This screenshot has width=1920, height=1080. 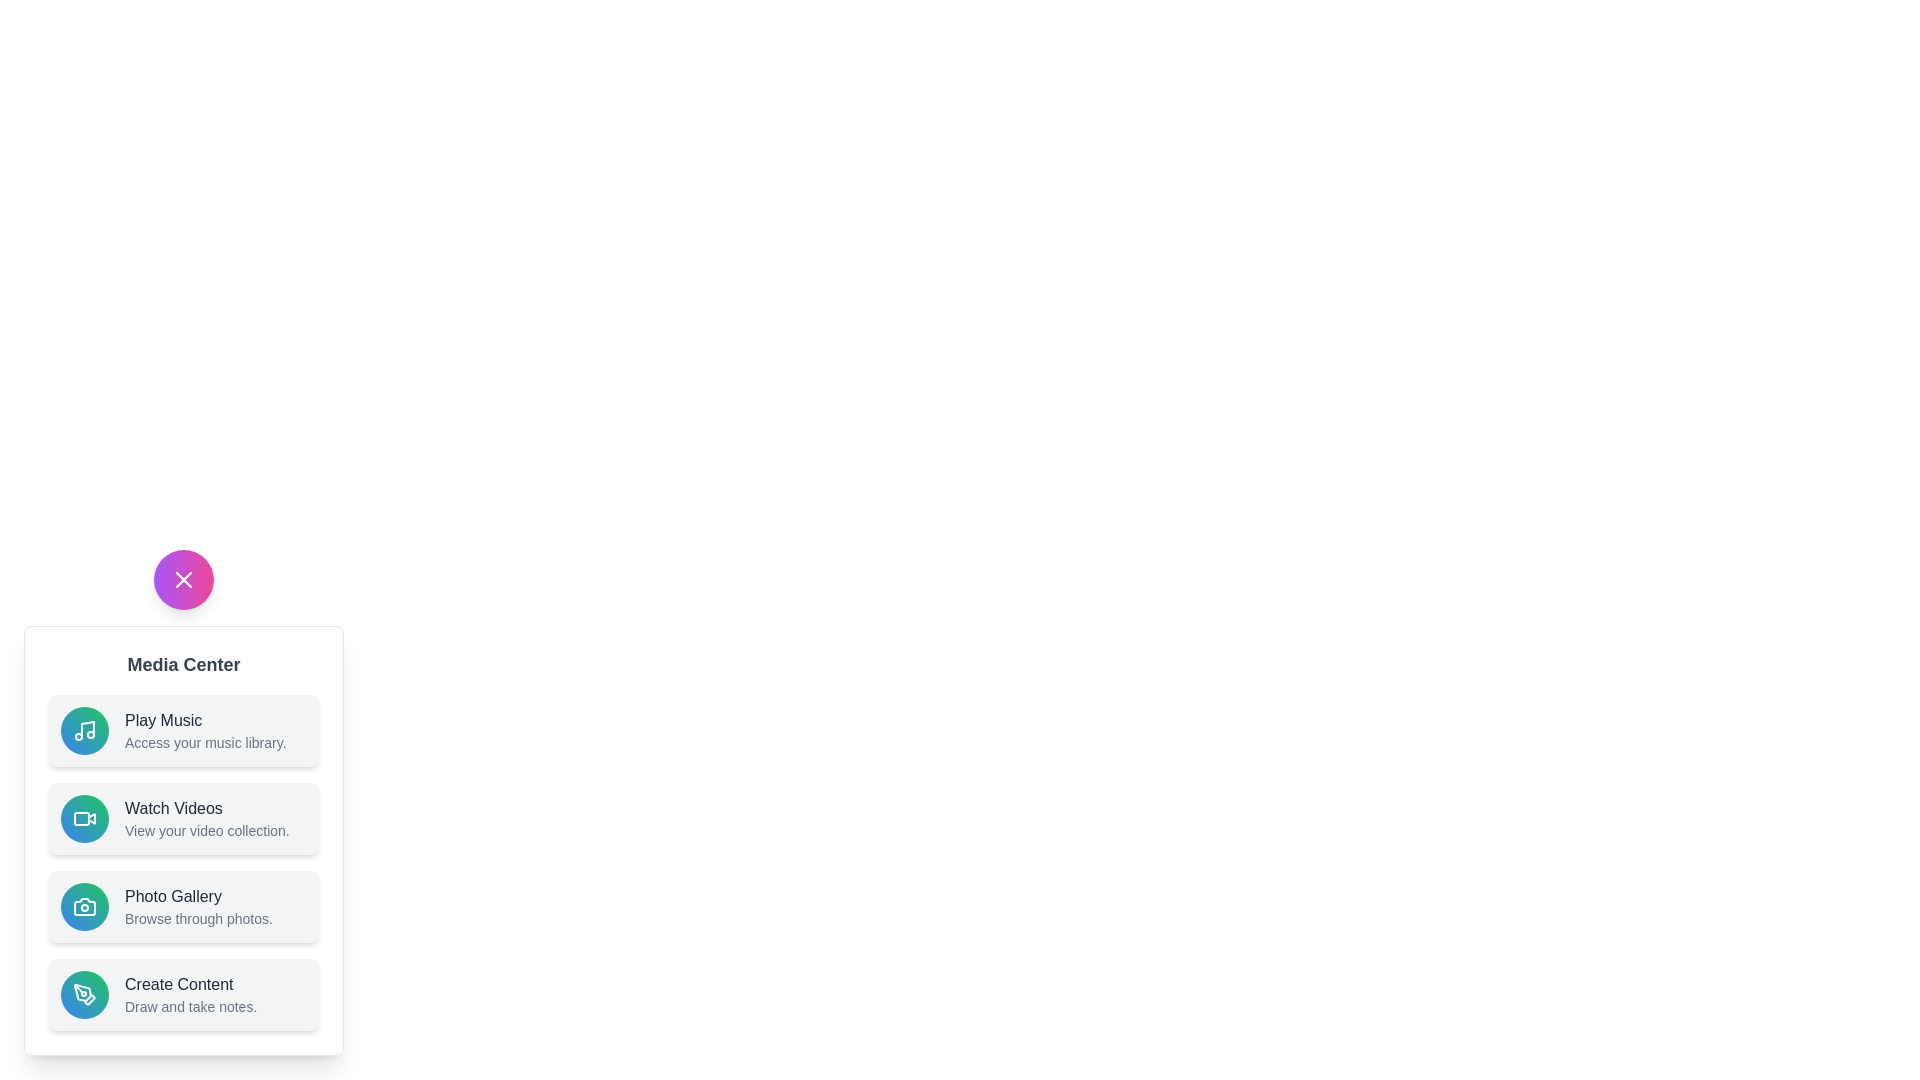 What do you see at coordinates (183, 995) in the screenshot?
I see `the 'Create Content' button to activate the drawing and note-taking feature` at bounding box center [183, 995].